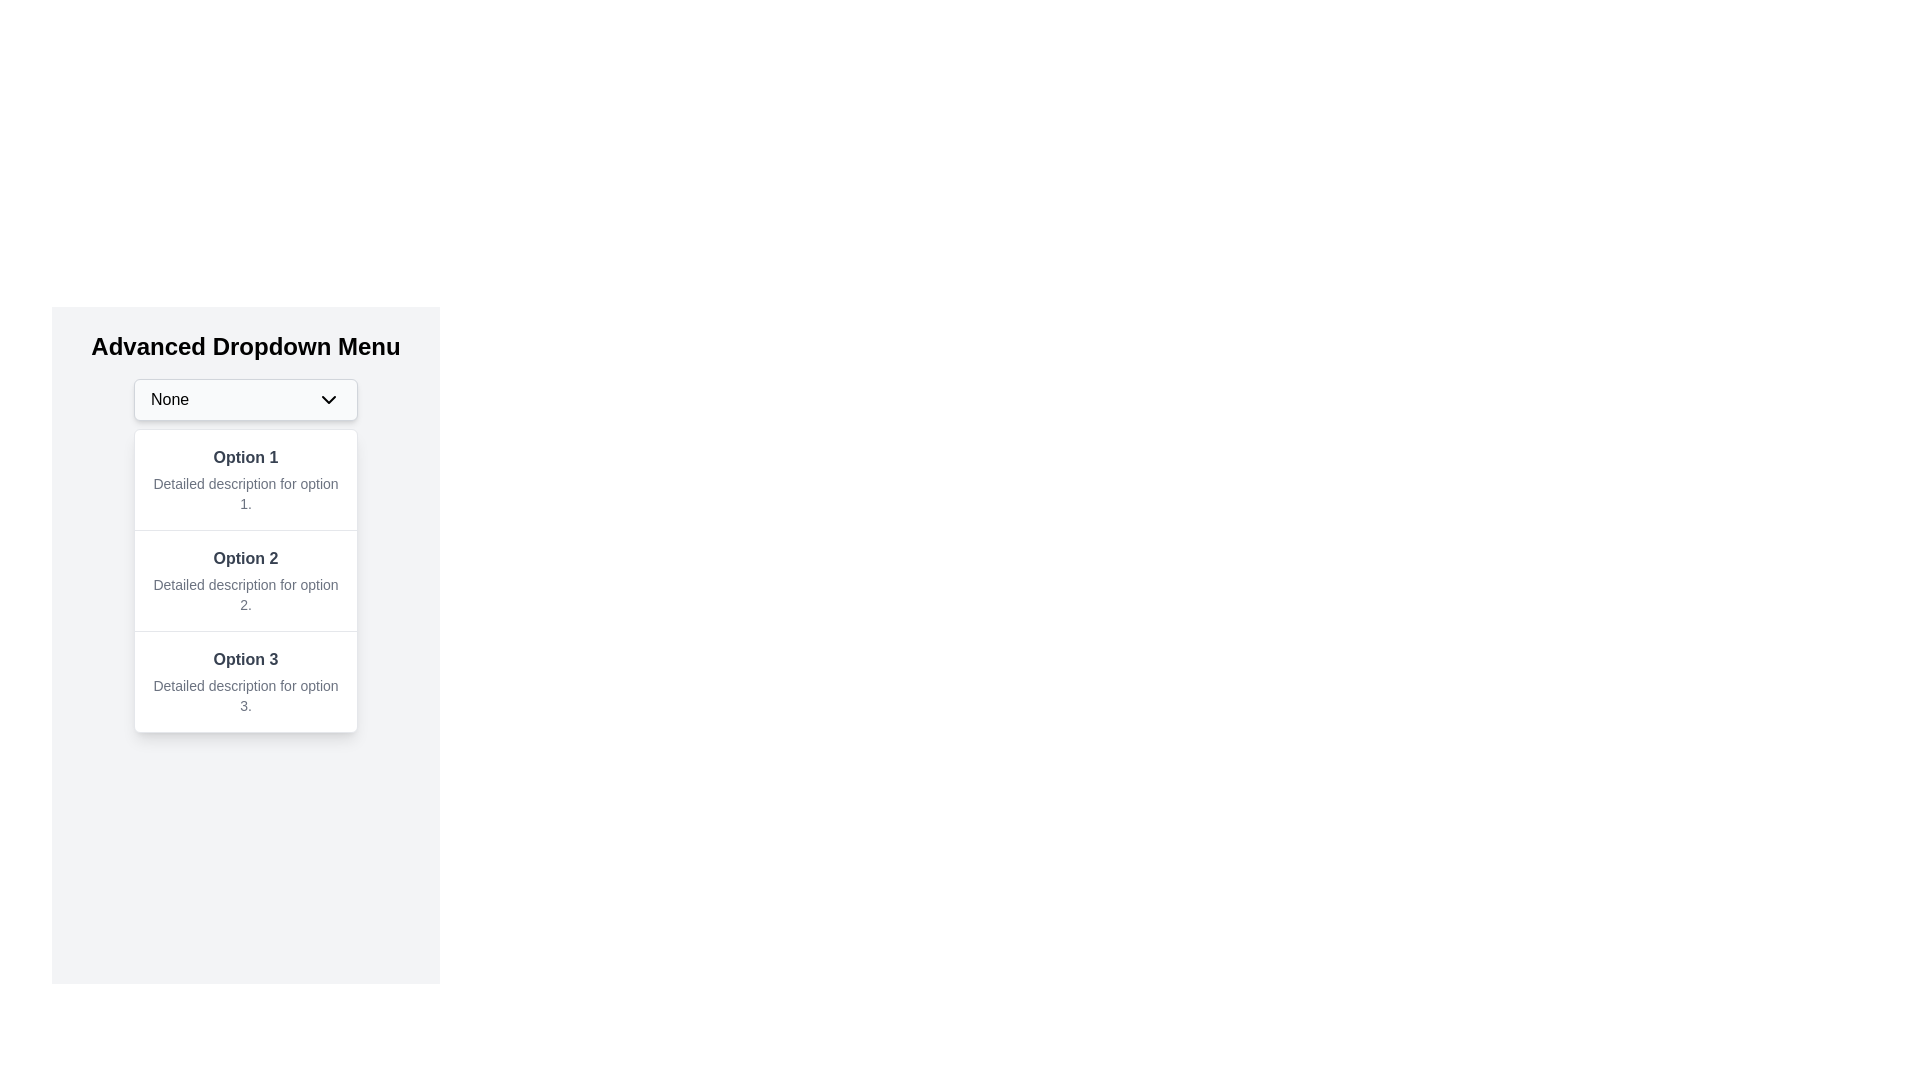 The image size is (1920, 1080). Describe the element at coordinates (244, 400) in the screenshot. I see `the dropdown menu labeled 'Advanced Dropdown Menu'` at that location.